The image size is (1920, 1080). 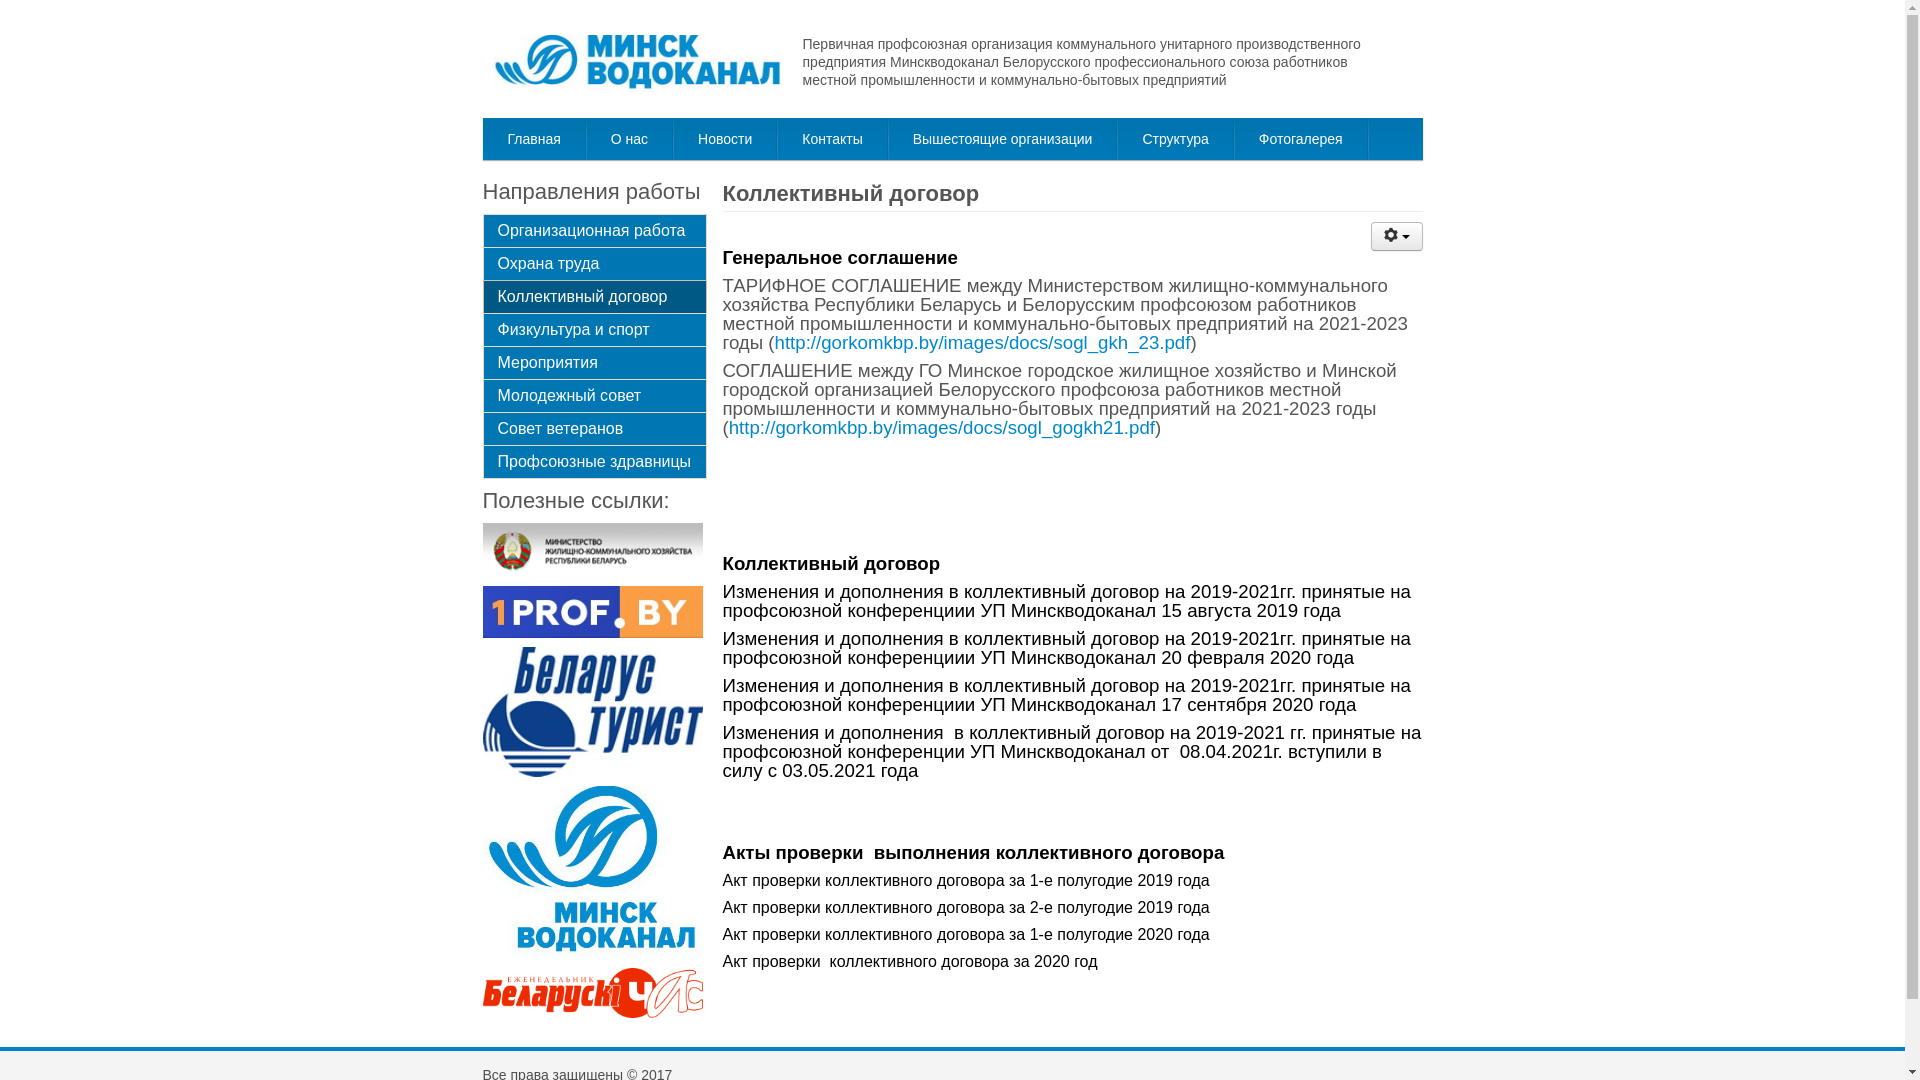 What do you see at coordinates (940, 426) in the screenshot?
I see `'http://gorkomkbp.by/images/docs/sogl_gogkh21.pdf'` at bounding box center [940, 426].